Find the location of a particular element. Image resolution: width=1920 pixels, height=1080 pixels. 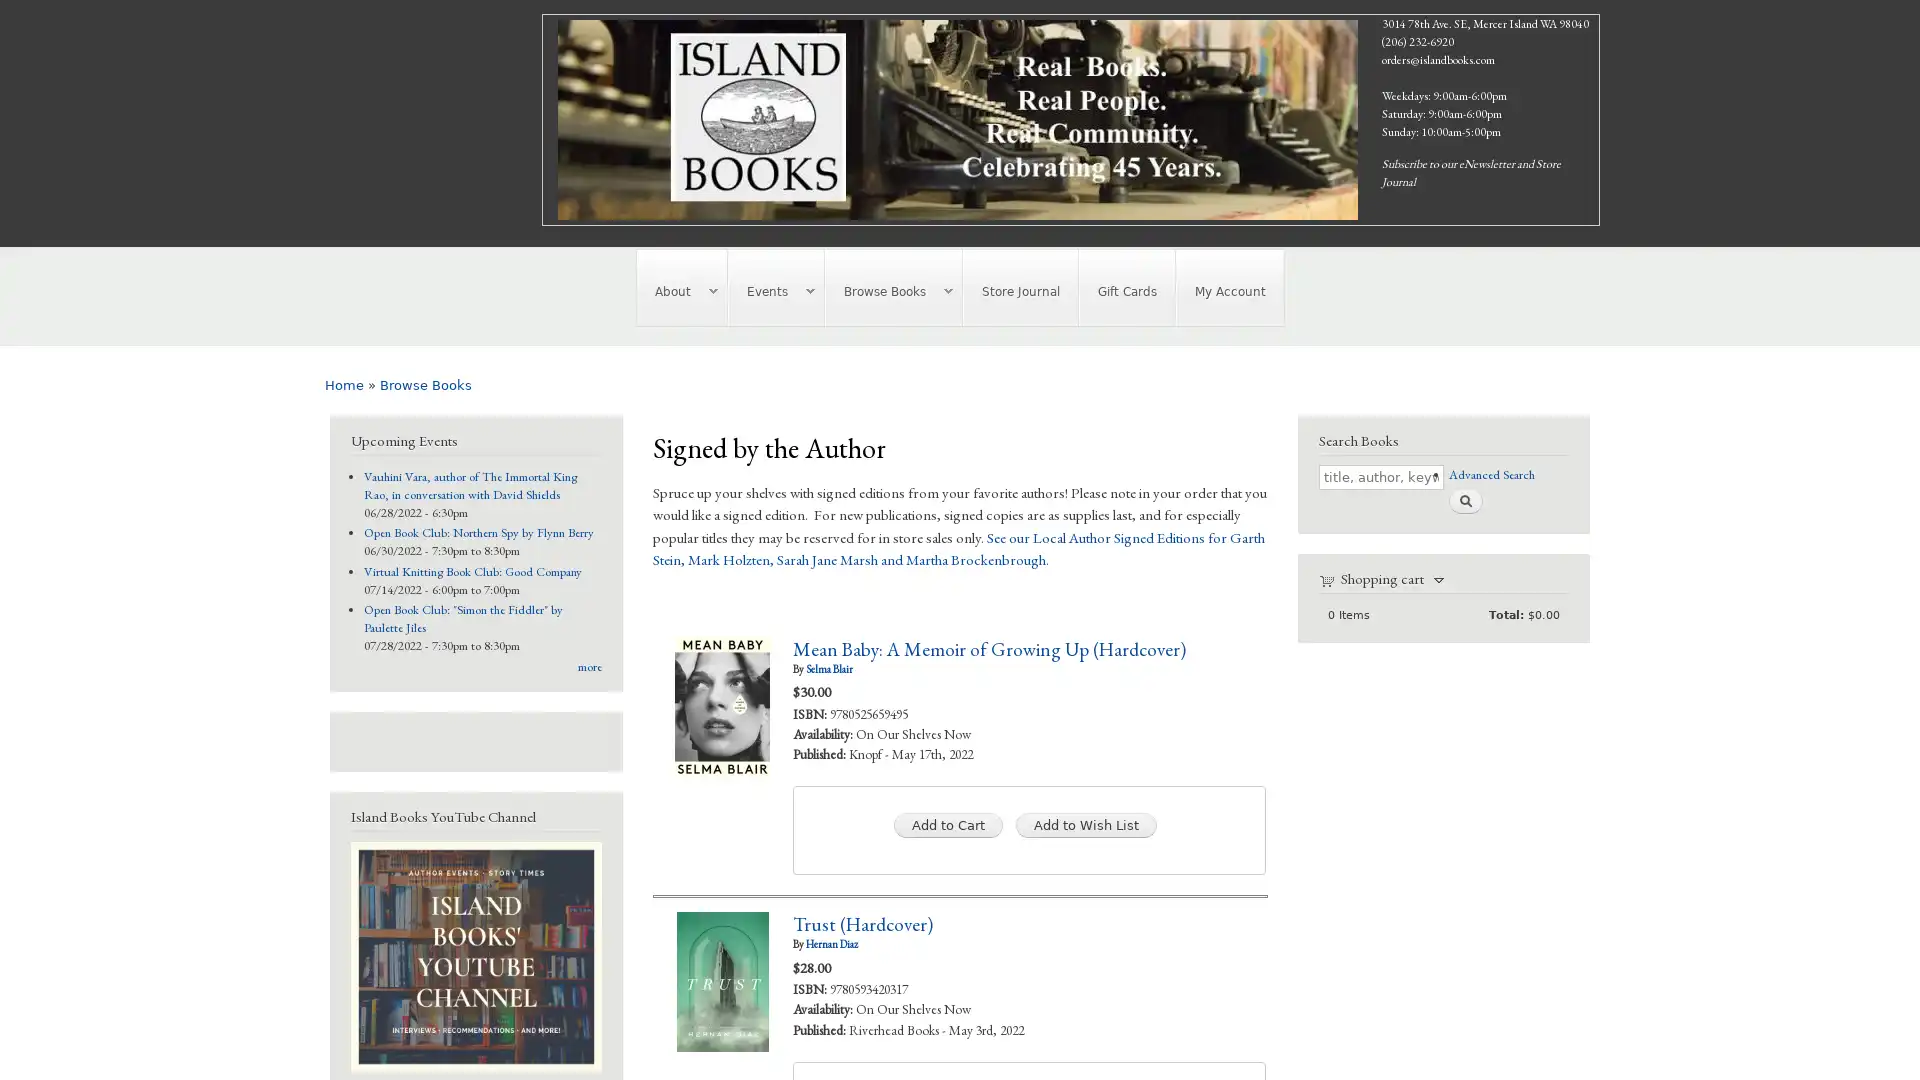

Search is located at coordinates (1464, 499).